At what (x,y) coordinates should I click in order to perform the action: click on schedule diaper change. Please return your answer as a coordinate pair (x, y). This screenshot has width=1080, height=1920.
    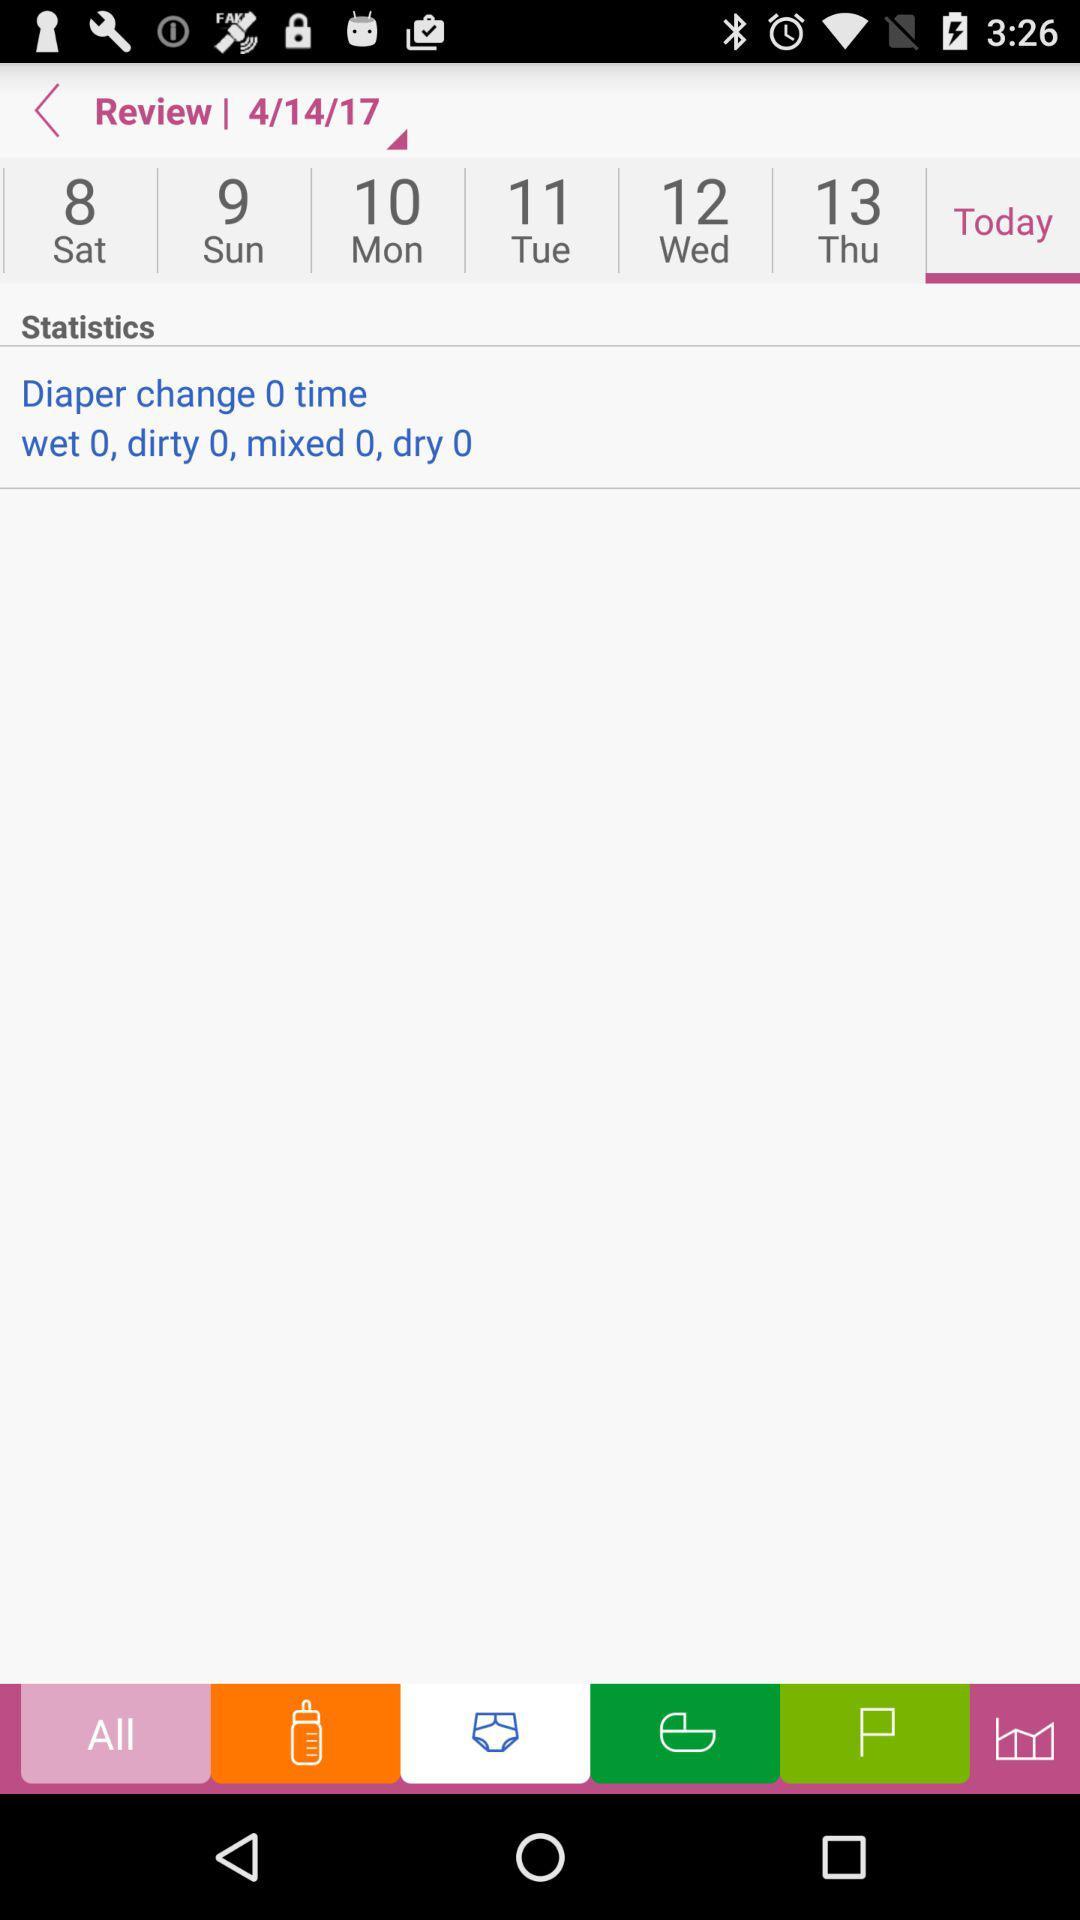
    Looking at the image, I should click on (495, 1737).